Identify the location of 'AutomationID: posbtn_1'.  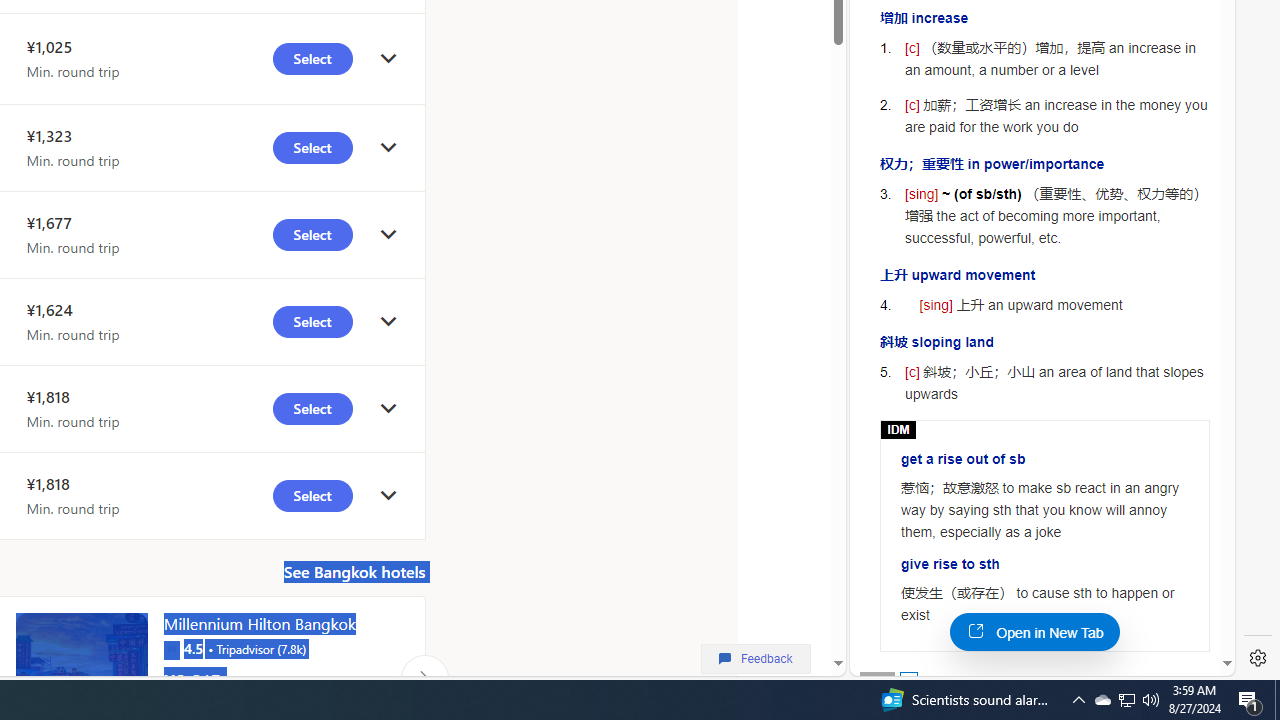
(907, 679).